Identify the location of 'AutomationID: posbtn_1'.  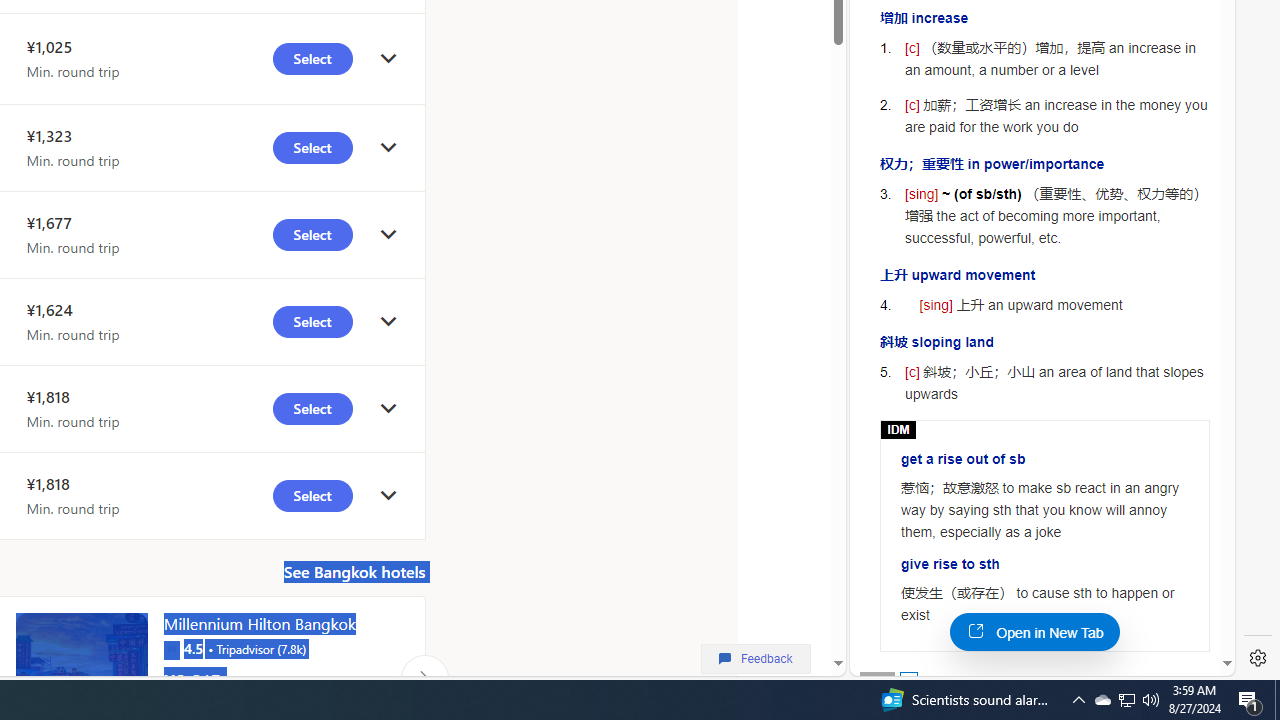
(907, 679).